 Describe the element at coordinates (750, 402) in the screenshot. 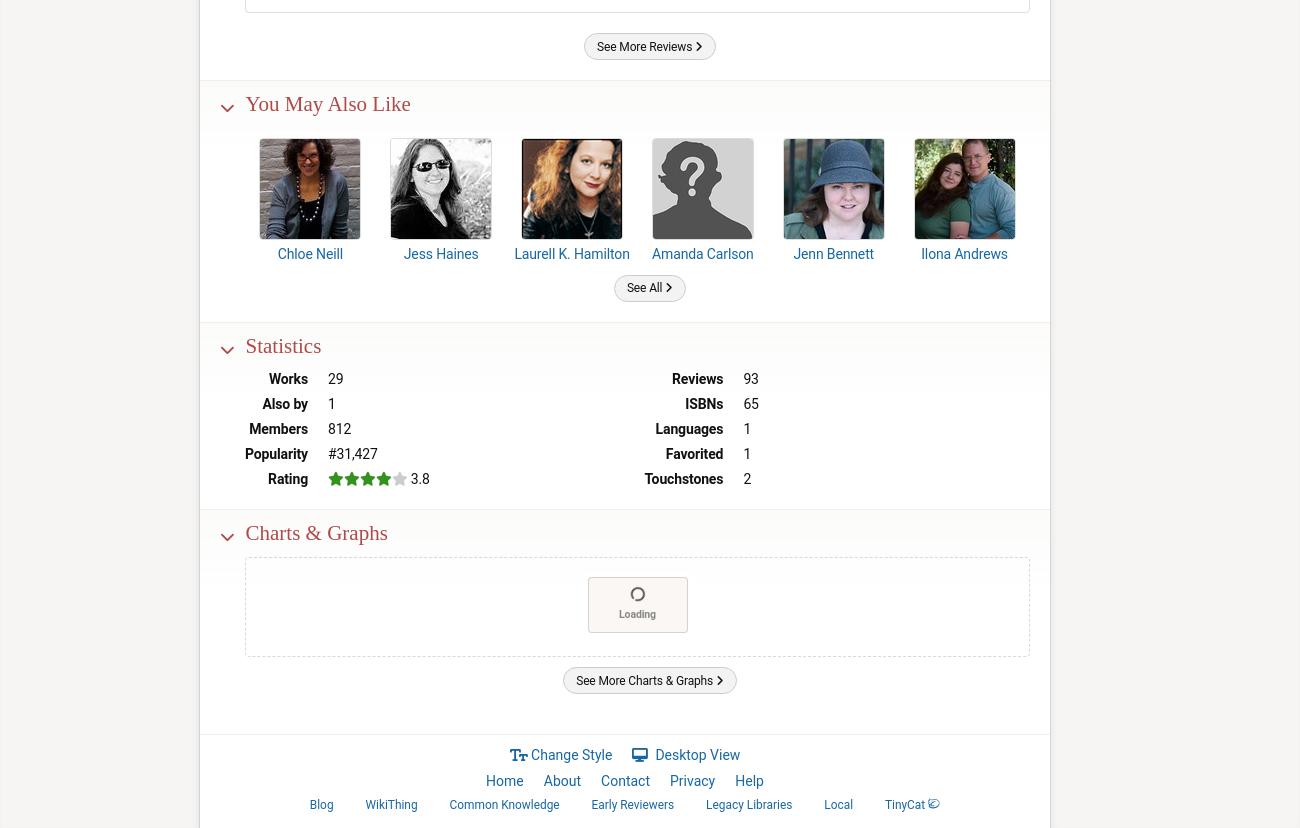

I see `'65'` at that location.